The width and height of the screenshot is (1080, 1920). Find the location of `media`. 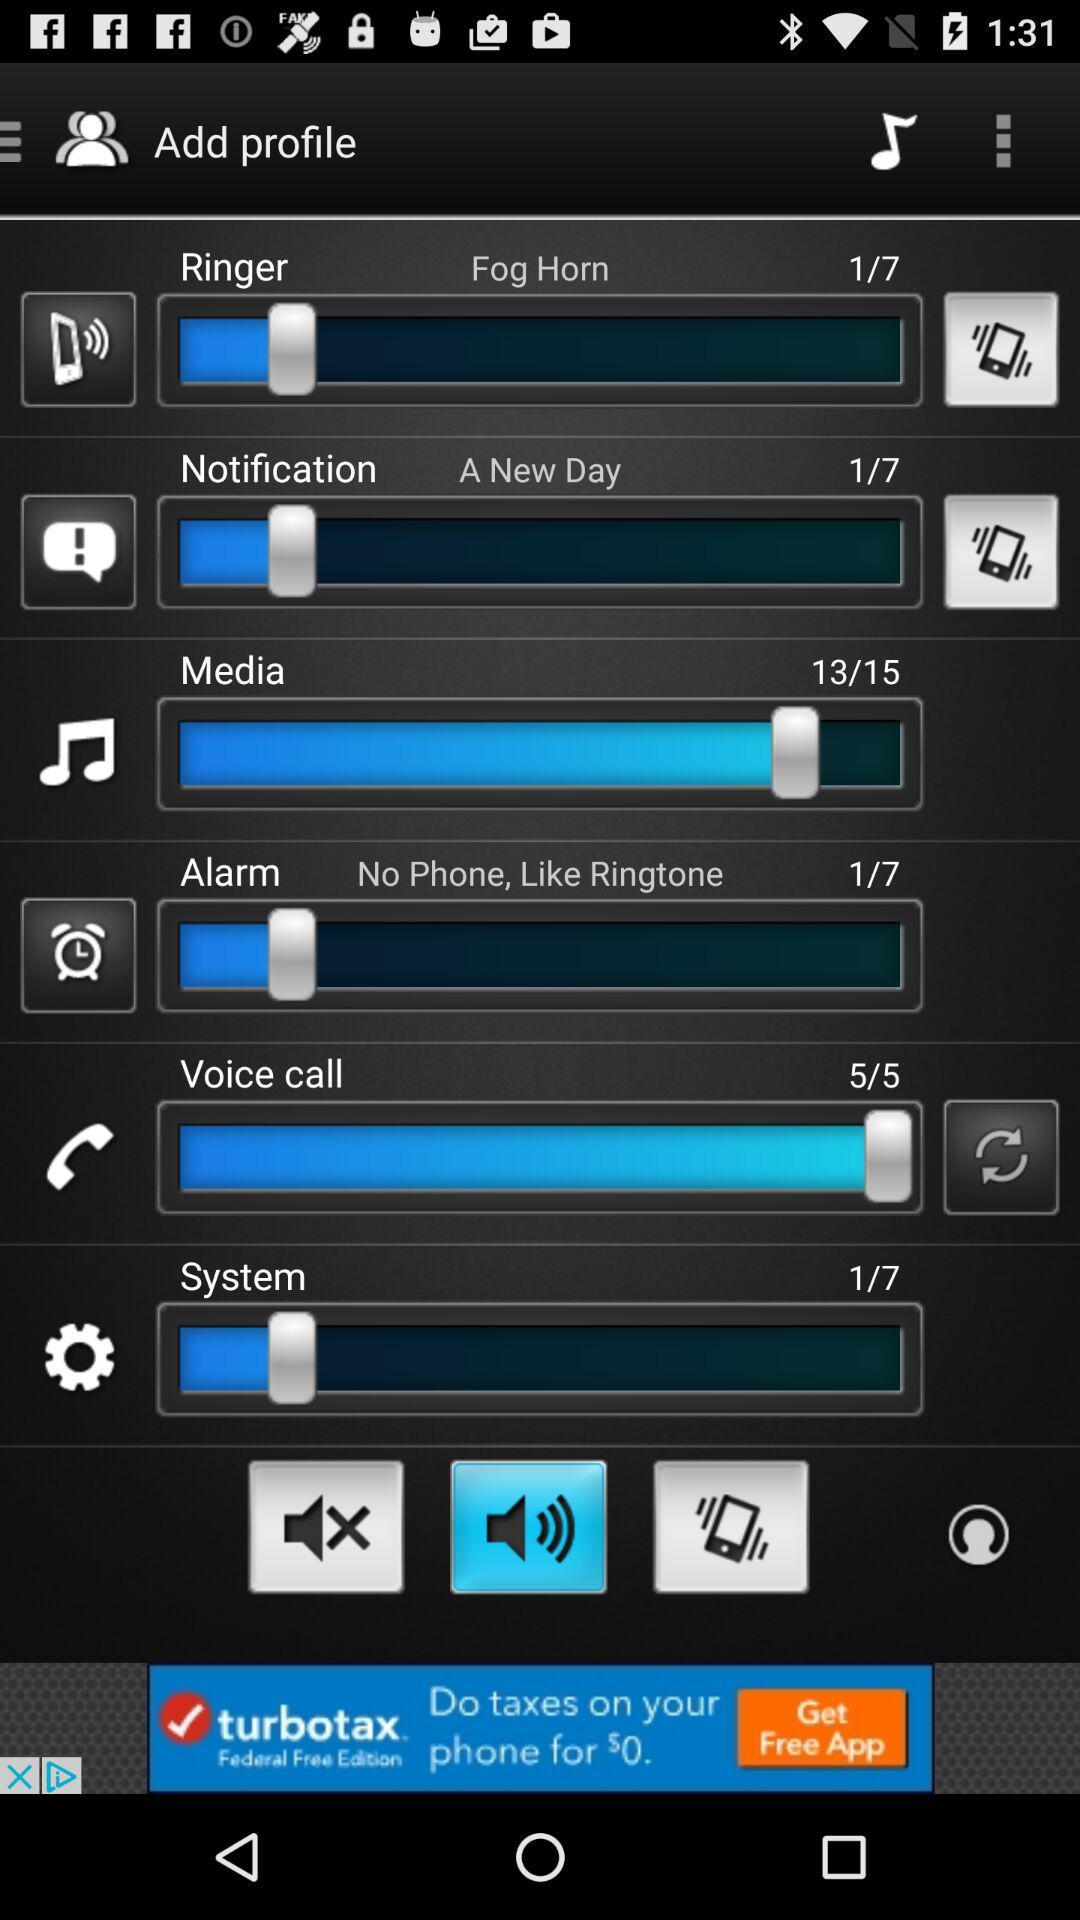

media is located at coordinates (77, 752).